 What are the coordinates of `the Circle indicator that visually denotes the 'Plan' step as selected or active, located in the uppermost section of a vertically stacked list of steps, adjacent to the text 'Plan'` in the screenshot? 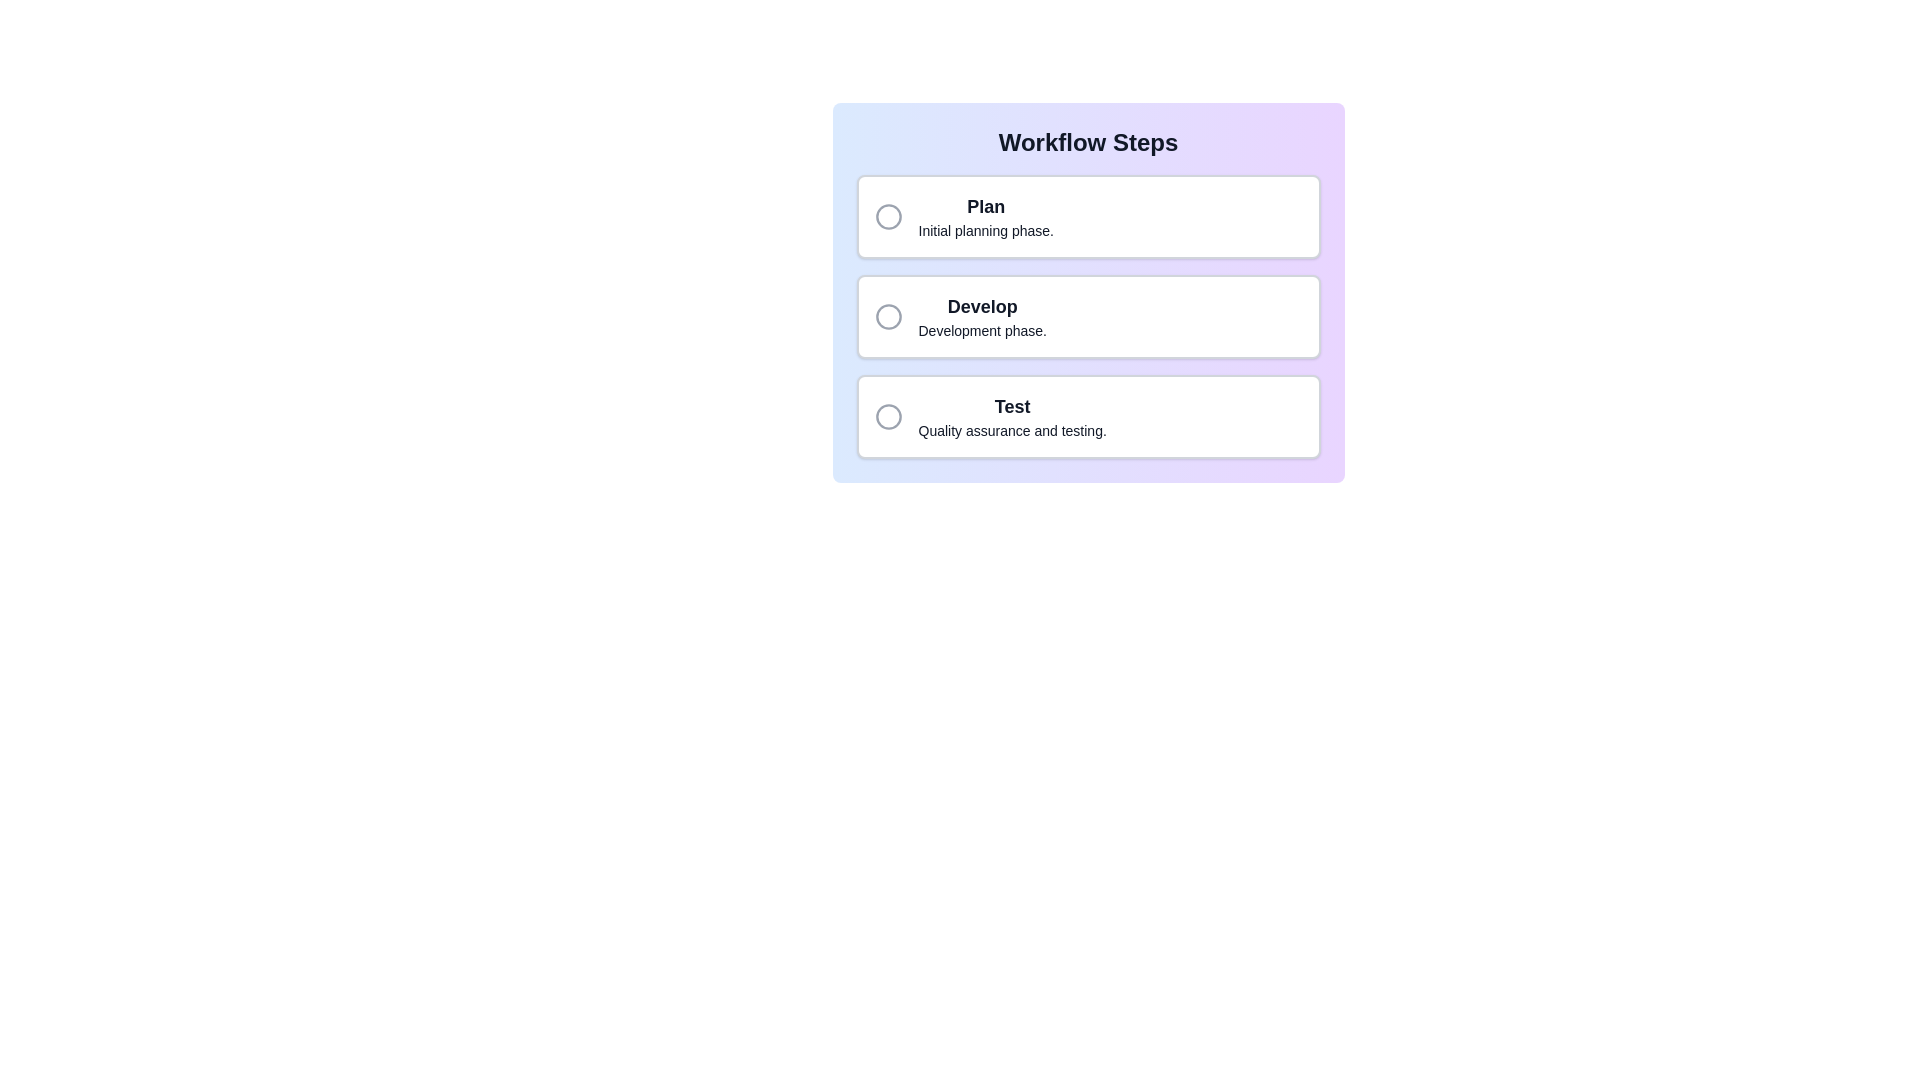 It's located at (887, 216).